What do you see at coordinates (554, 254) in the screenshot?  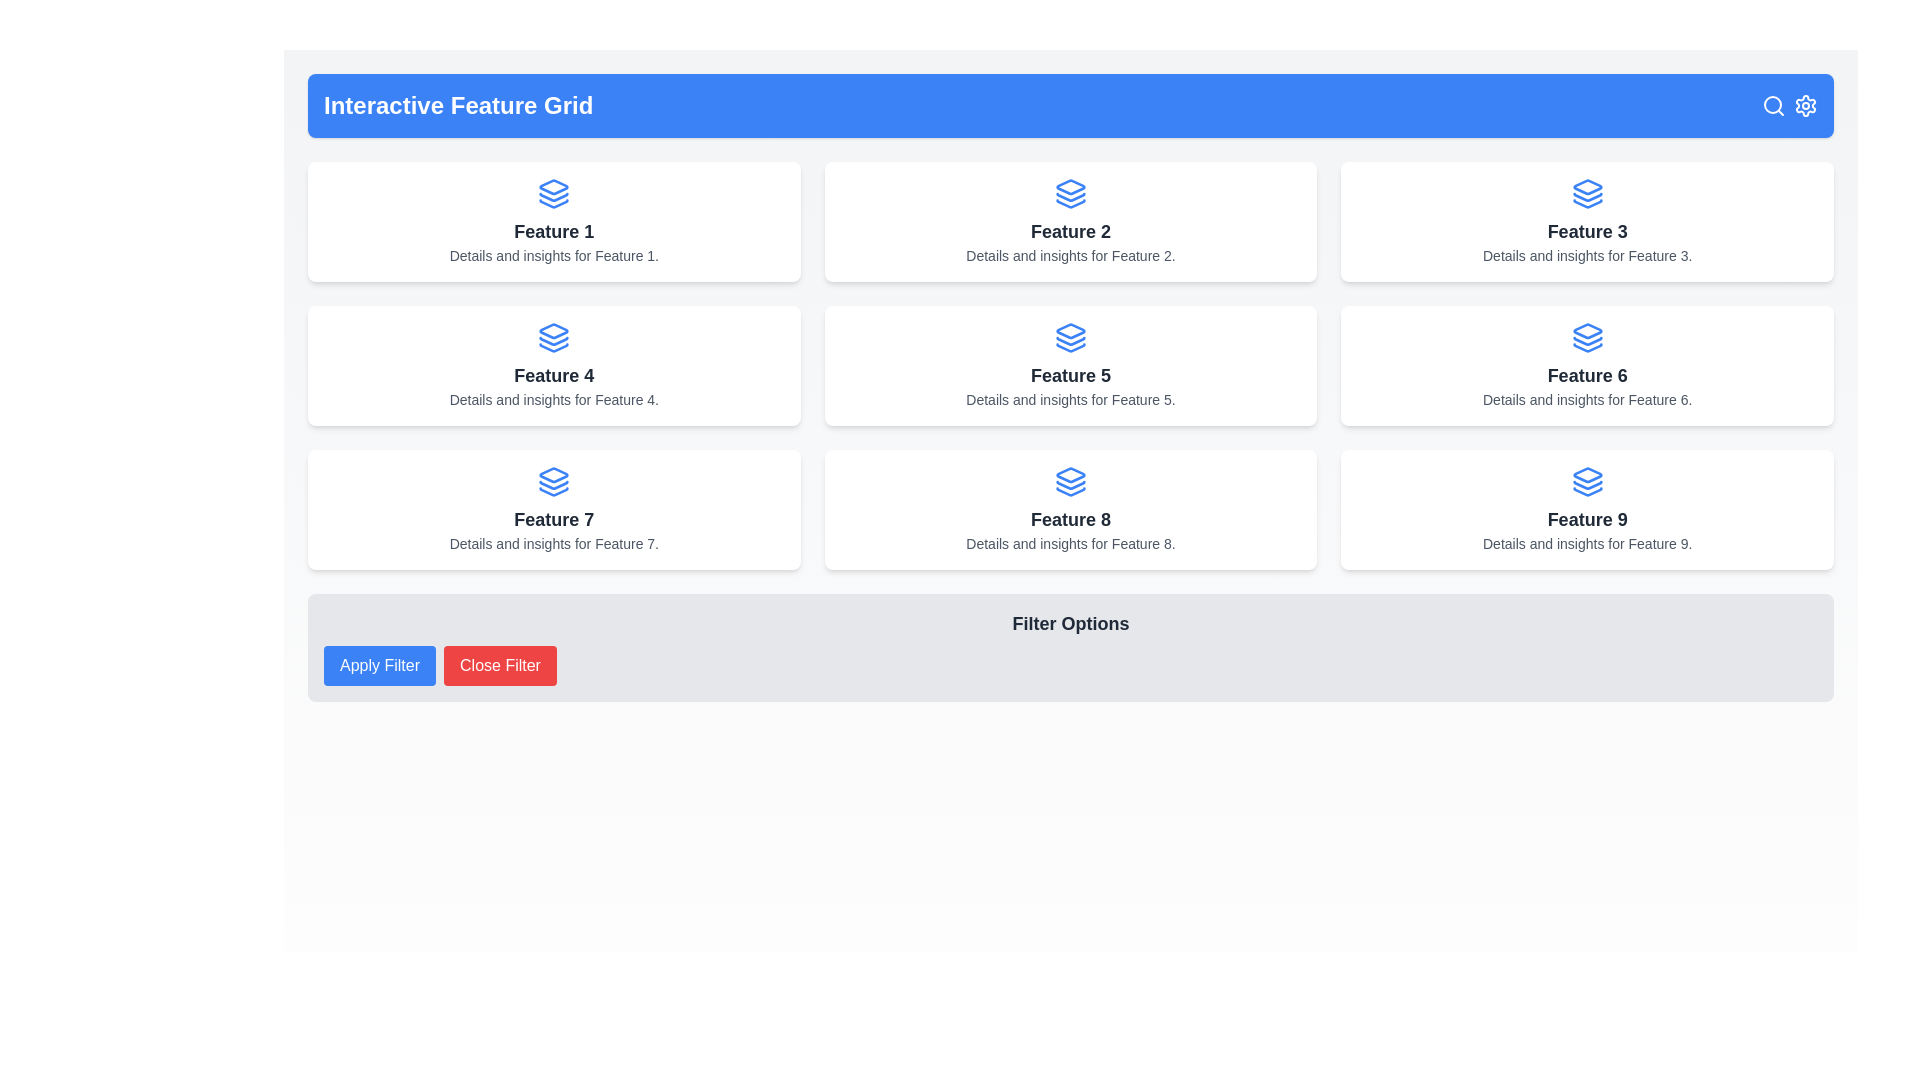 I see `the static text reading 'Details and insights for Feature 1.' which is positioned below the bold text 'Feature 1' within the card layout` at bounding box center [554, 254].